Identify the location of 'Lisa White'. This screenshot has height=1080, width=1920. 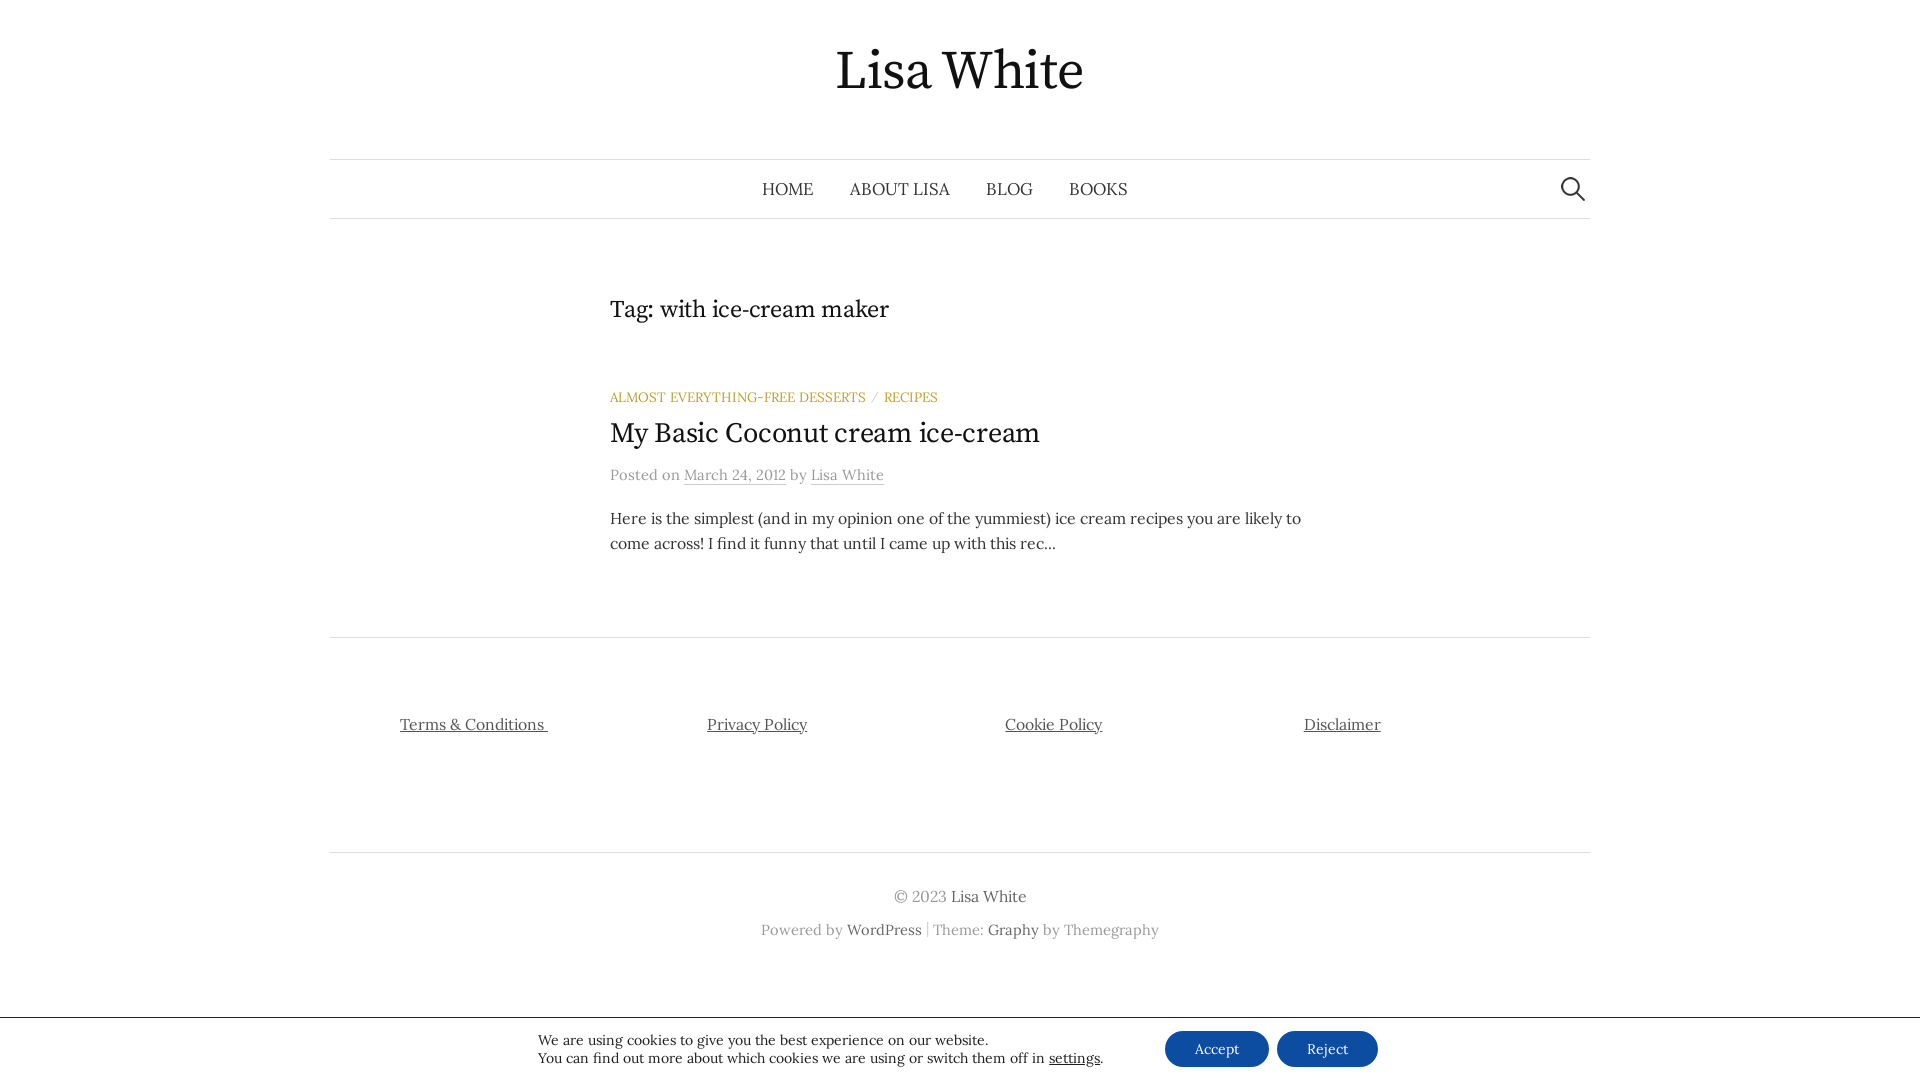
(847, 474).